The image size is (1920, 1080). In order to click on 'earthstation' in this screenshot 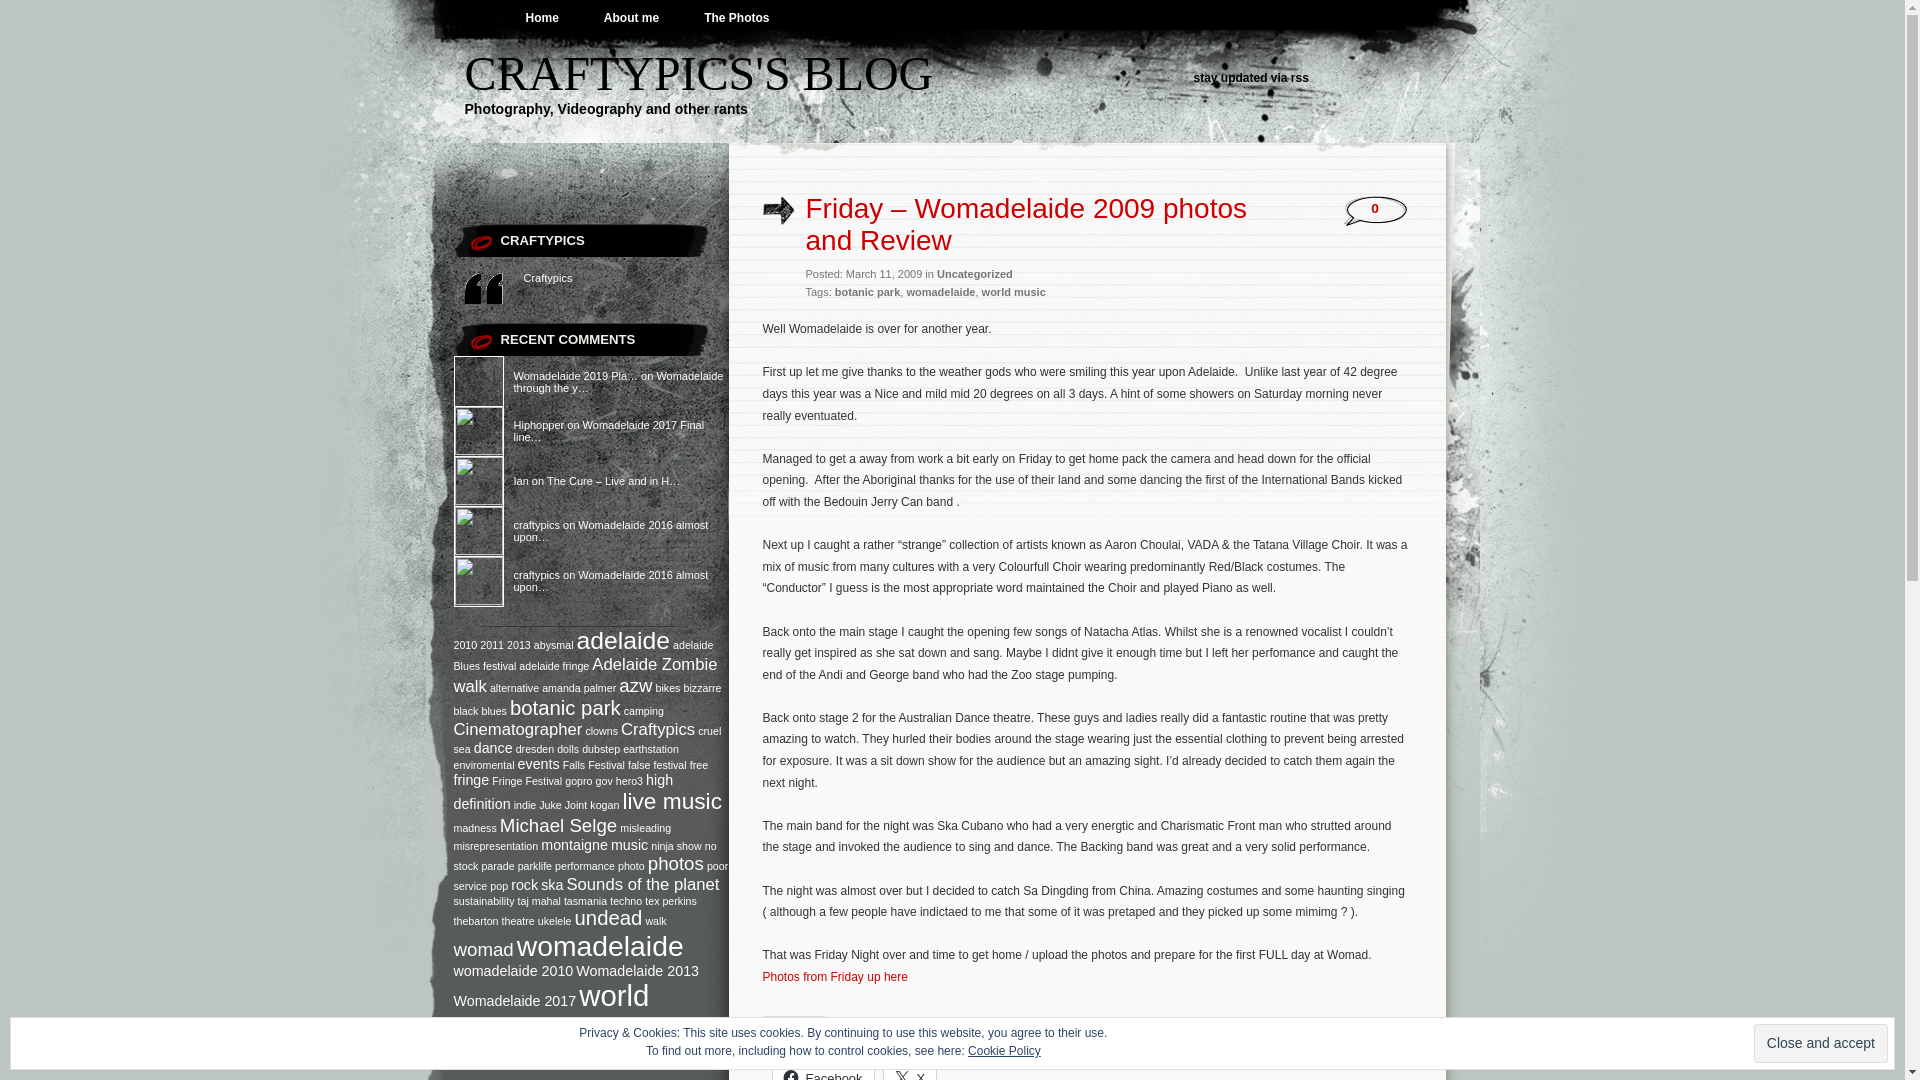, I will do `click(651, 748)`.